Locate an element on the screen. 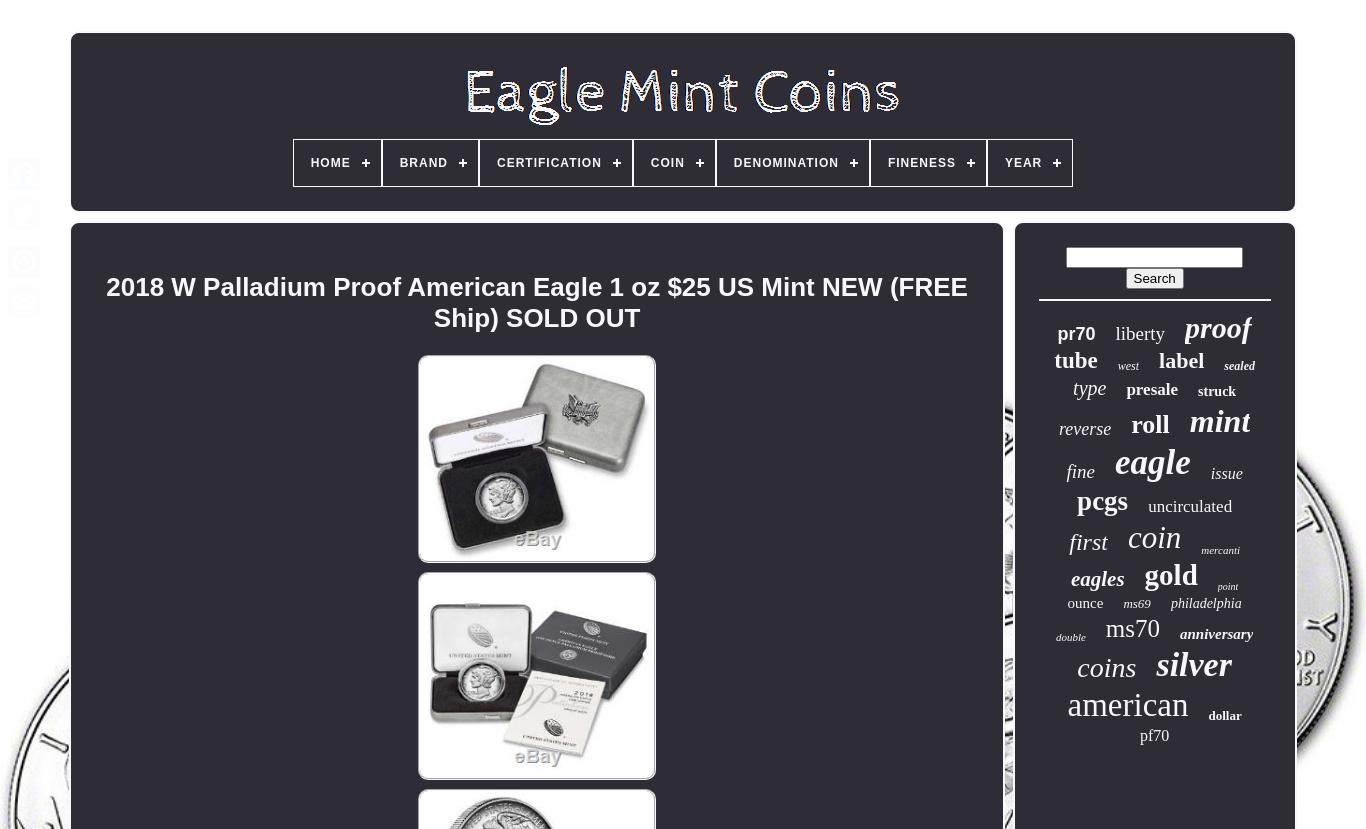  'mercanti' is located at coordinates (1220, 549).